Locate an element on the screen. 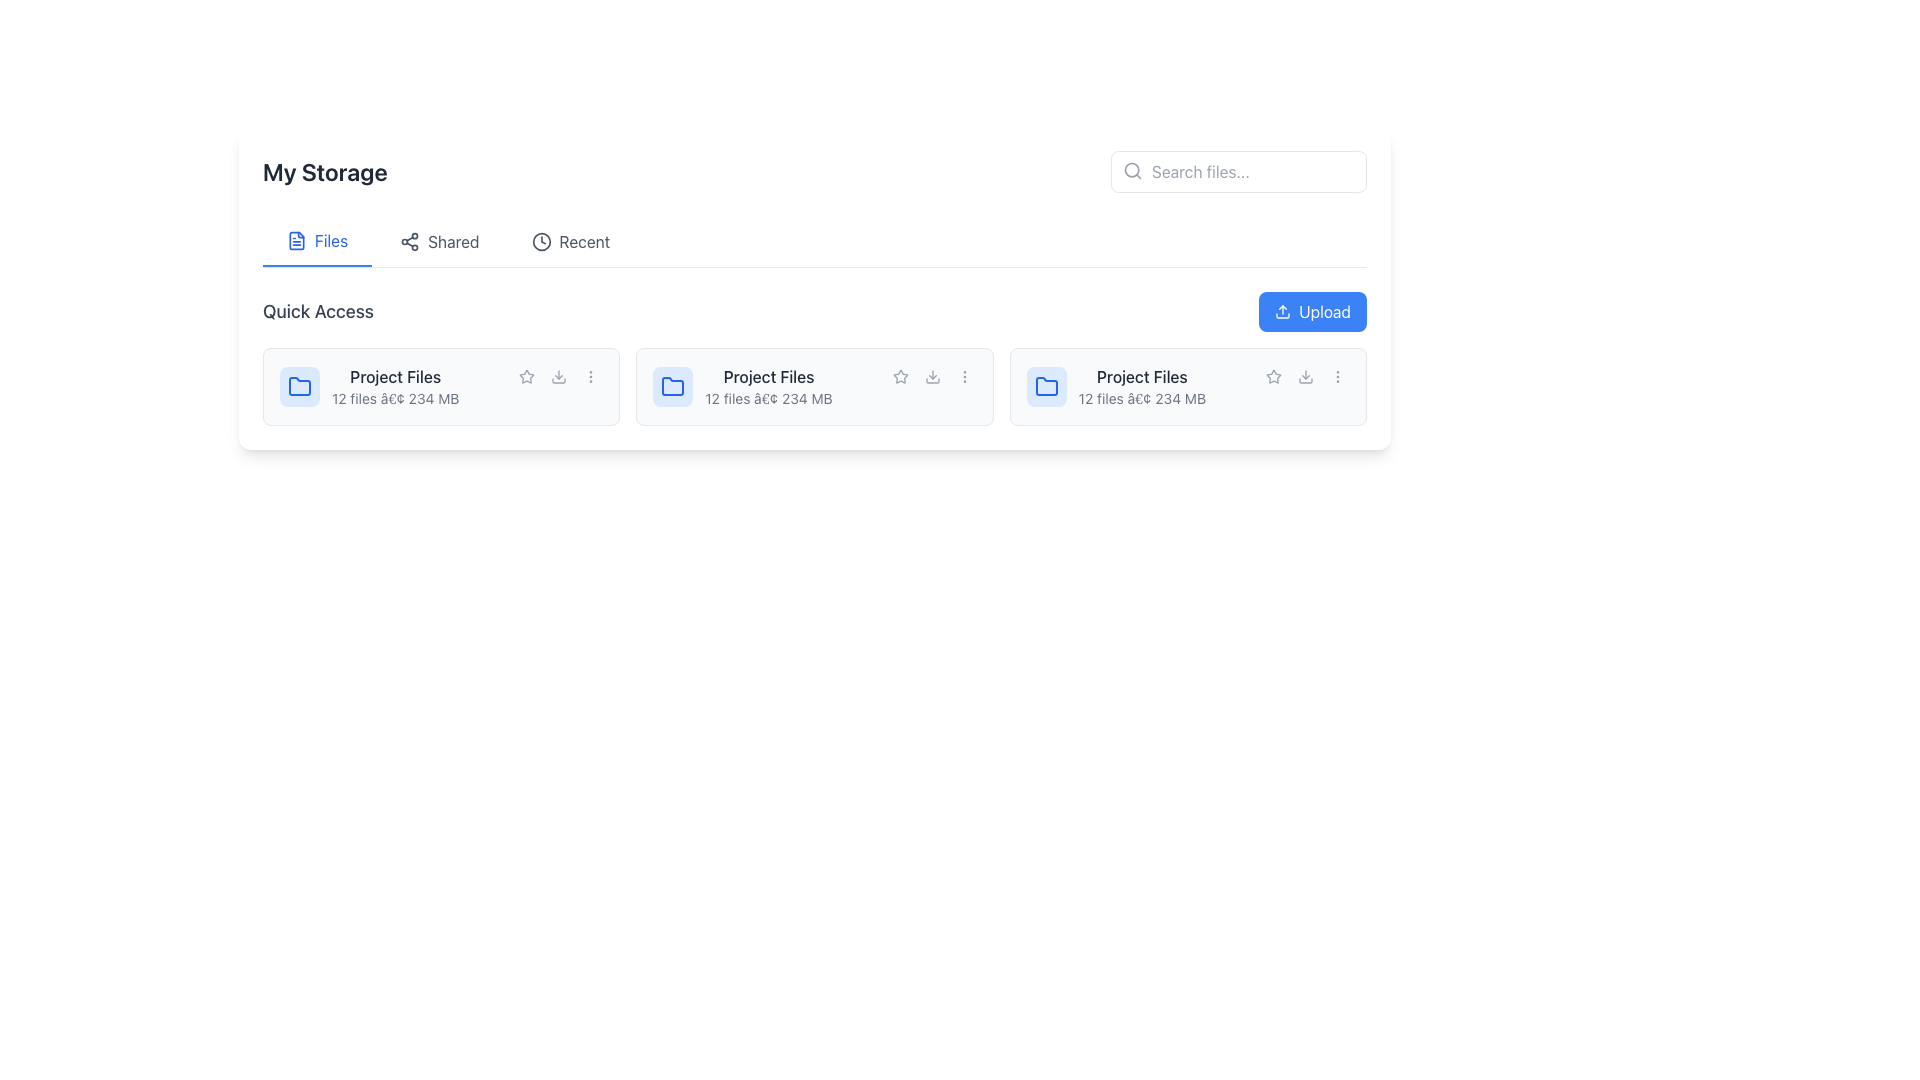 This screenshot has height=1080, width=1920. the informational label that shows the number of files and total size of the 'Project Files' folder, located directly beneath the 'Project Files' text in the 'Quick Access' section is located at coordinates (767, 398).